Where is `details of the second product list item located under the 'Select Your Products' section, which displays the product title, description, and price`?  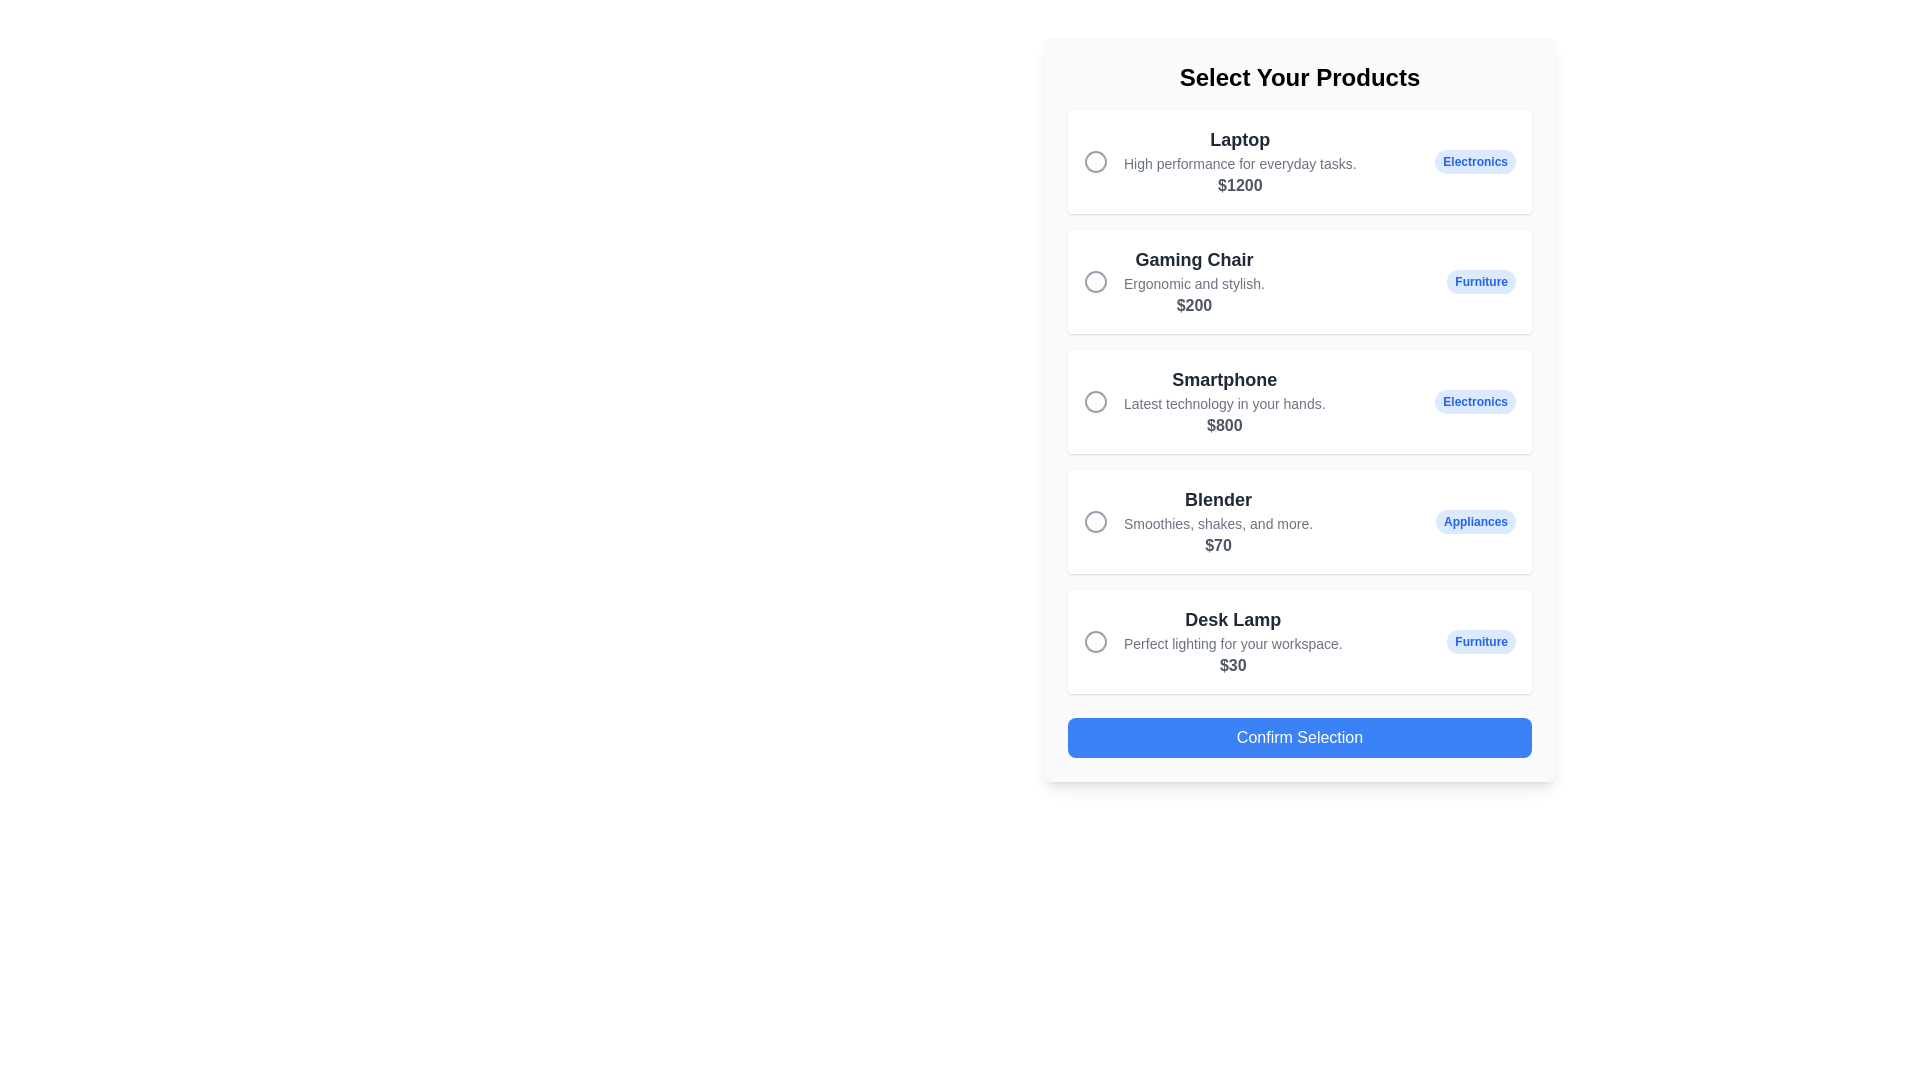
details of the second product list item located under the 'Select Your Products' section, which displays the product title, description, and price is located at coordinates (1174, 281).